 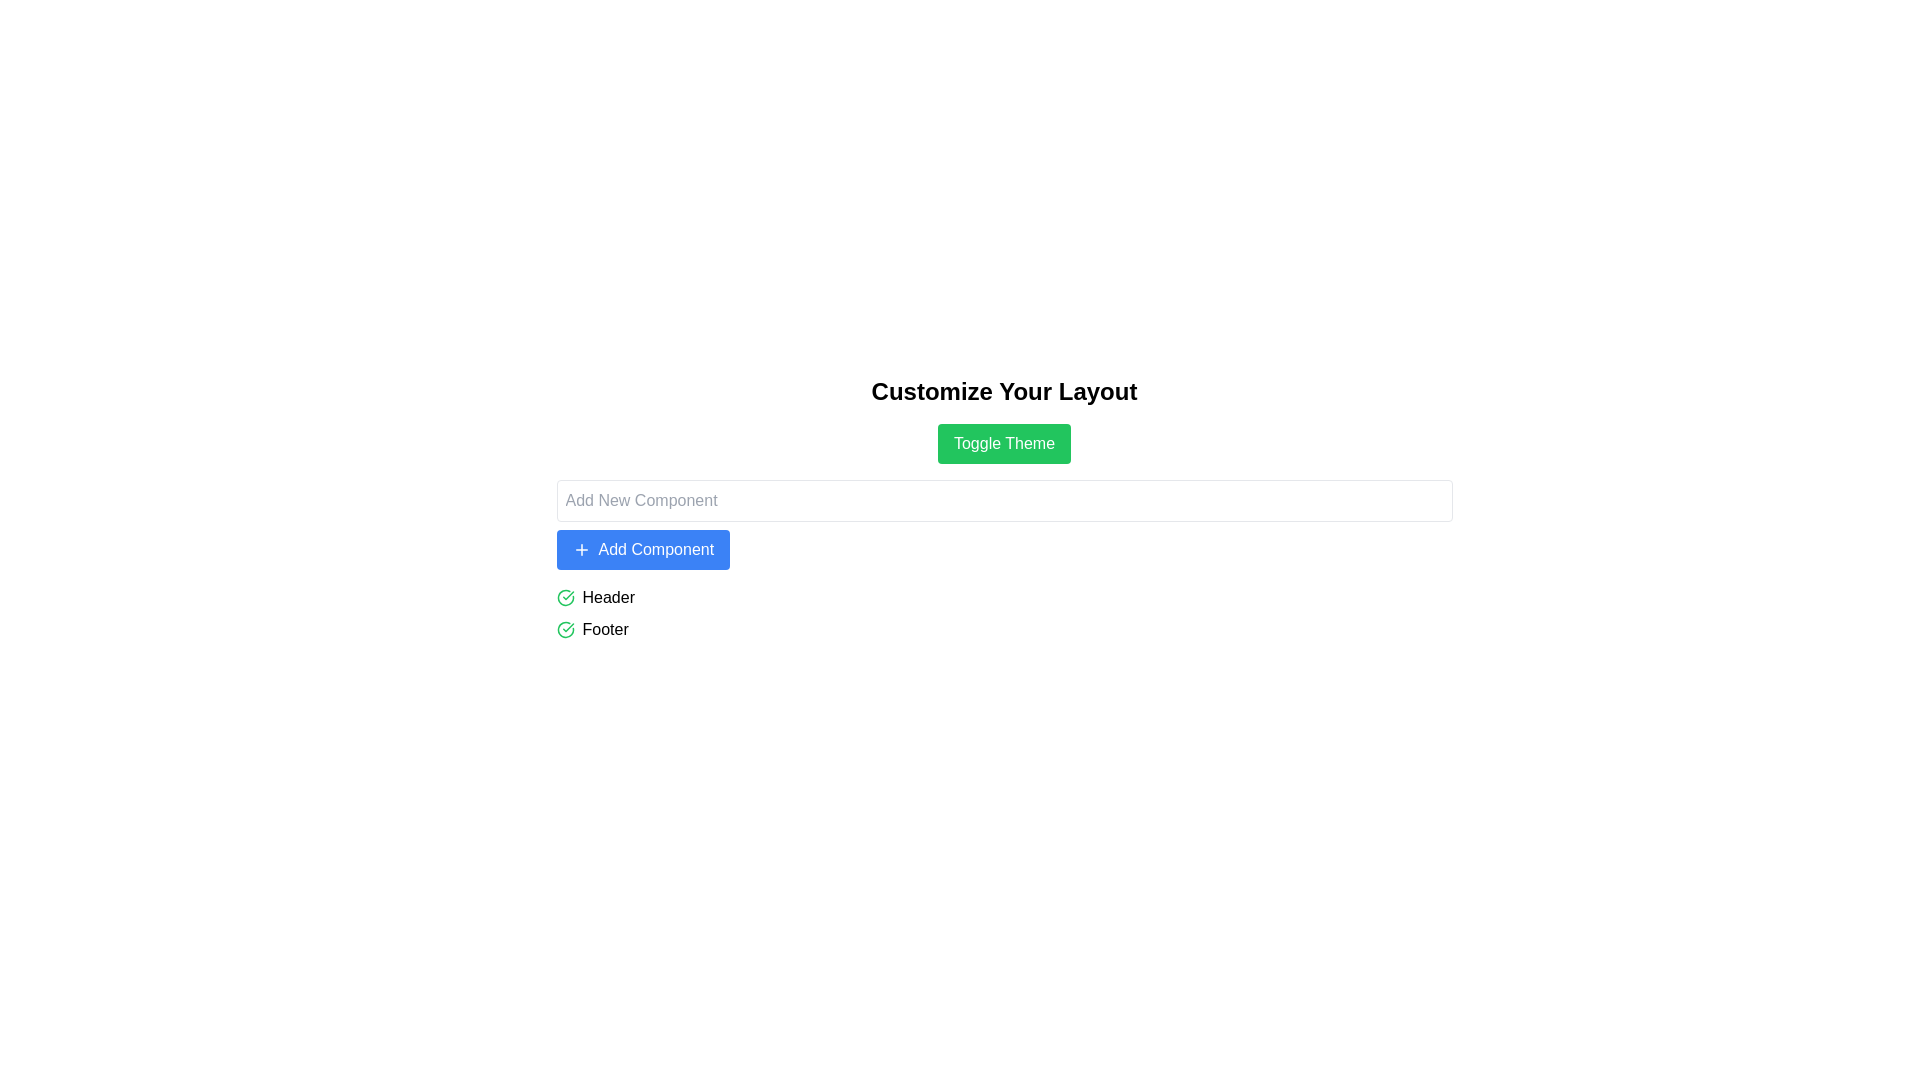 What do you see at coordinates (1004, 442) in the screenshot?
I see `the theme toggle button located centrally below the 'Customize Your Layout' text to observe the styling change` at bounding box center [1004, 442].